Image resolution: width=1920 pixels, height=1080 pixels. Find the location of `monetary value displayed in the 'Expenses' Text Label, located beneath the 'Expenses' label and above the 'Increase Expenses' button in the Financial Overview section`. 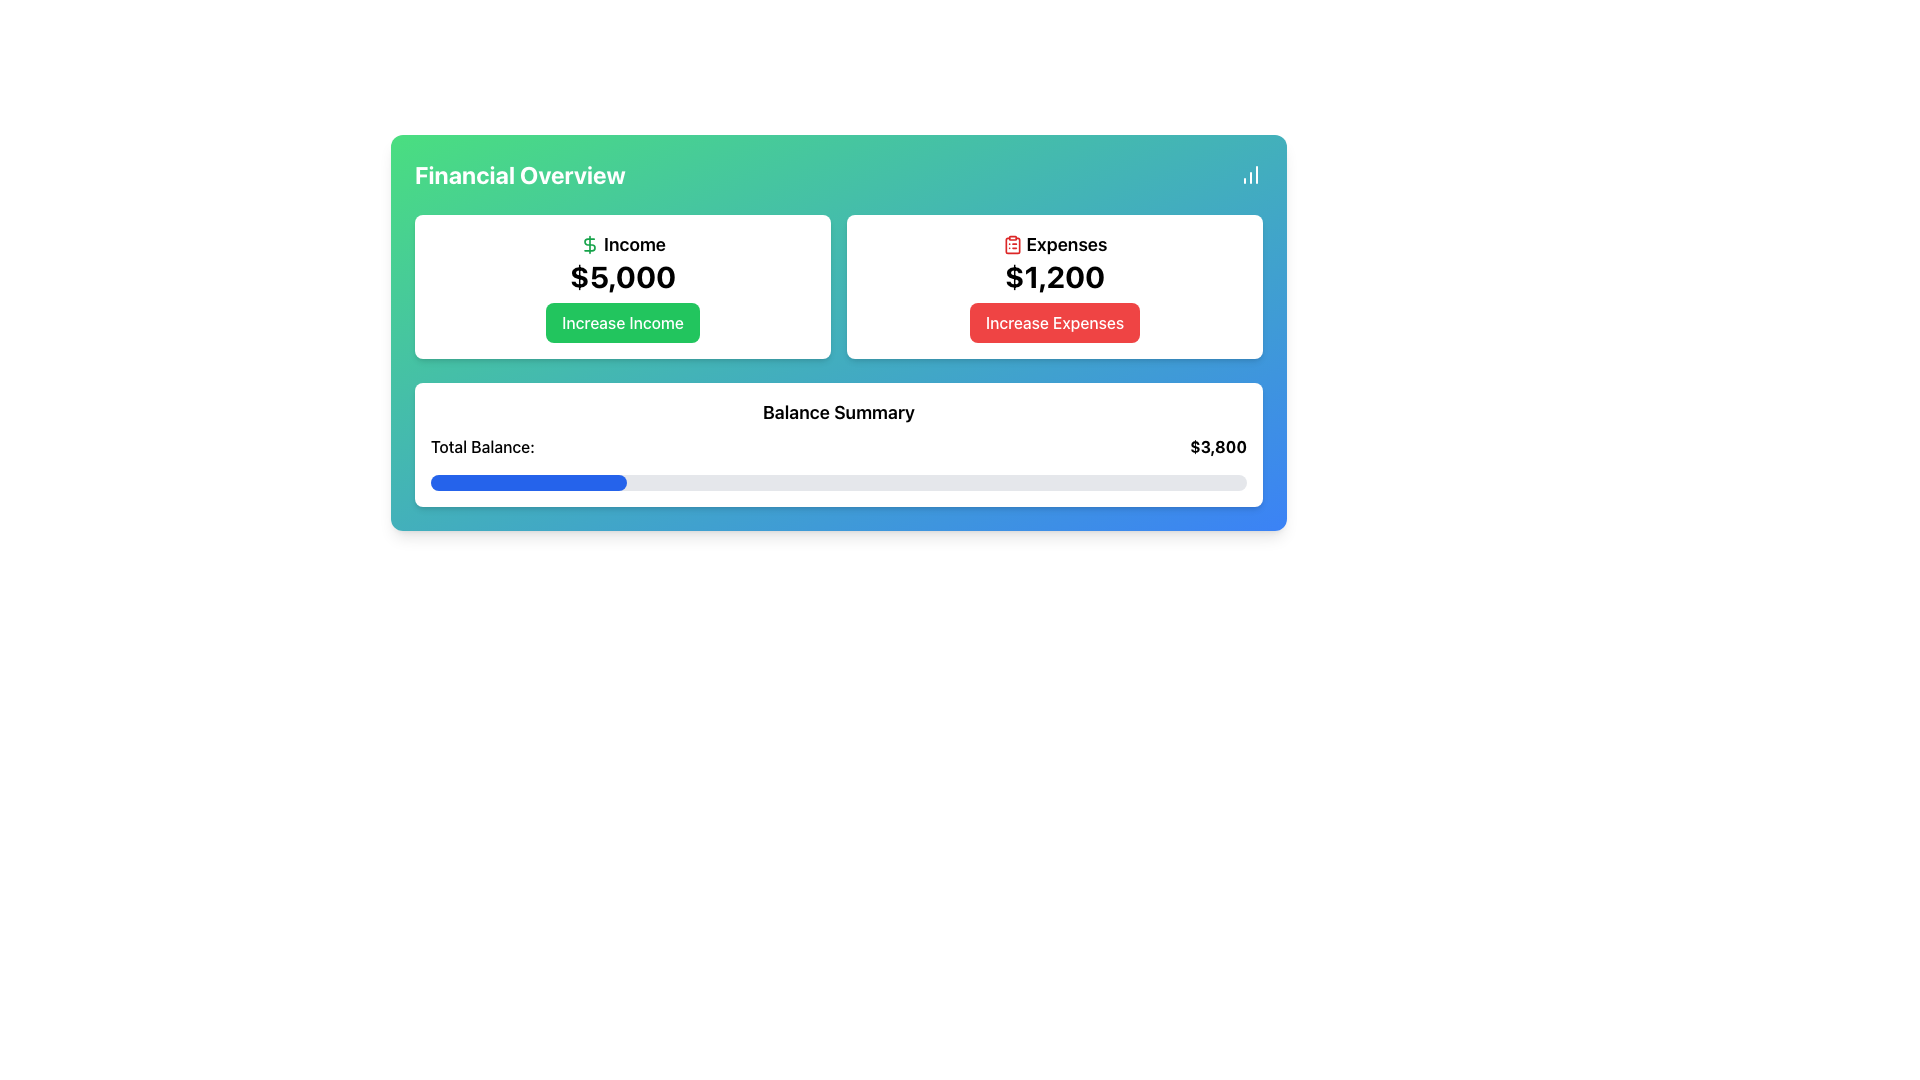

monetary value displayed in the 'Expenses' Text Label, located beneath the 'Expenses' label and above the 'Increase Expenses' button in the Financial Overview section is located at coordinates (1054, 277).